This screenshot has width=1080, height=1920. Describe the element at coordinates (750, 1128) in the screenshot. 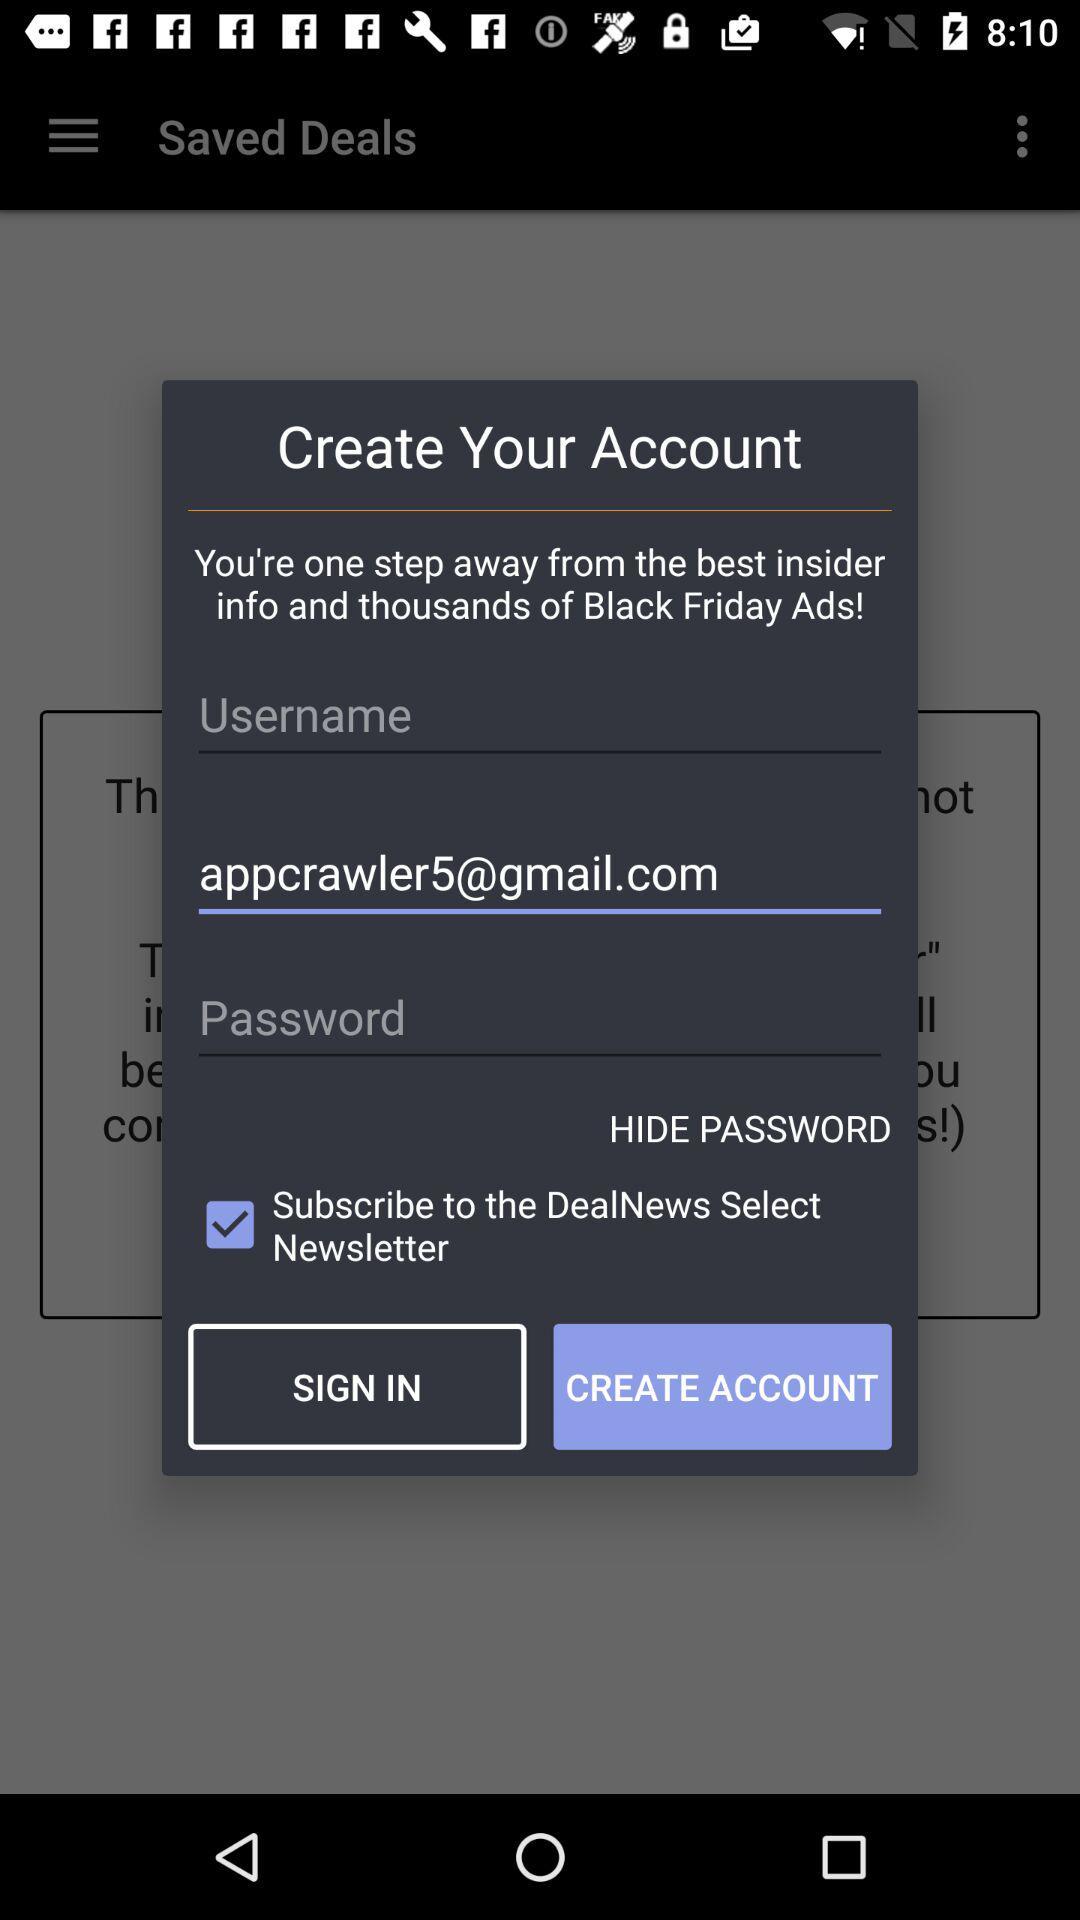

I see `the hide password icon` at that location.